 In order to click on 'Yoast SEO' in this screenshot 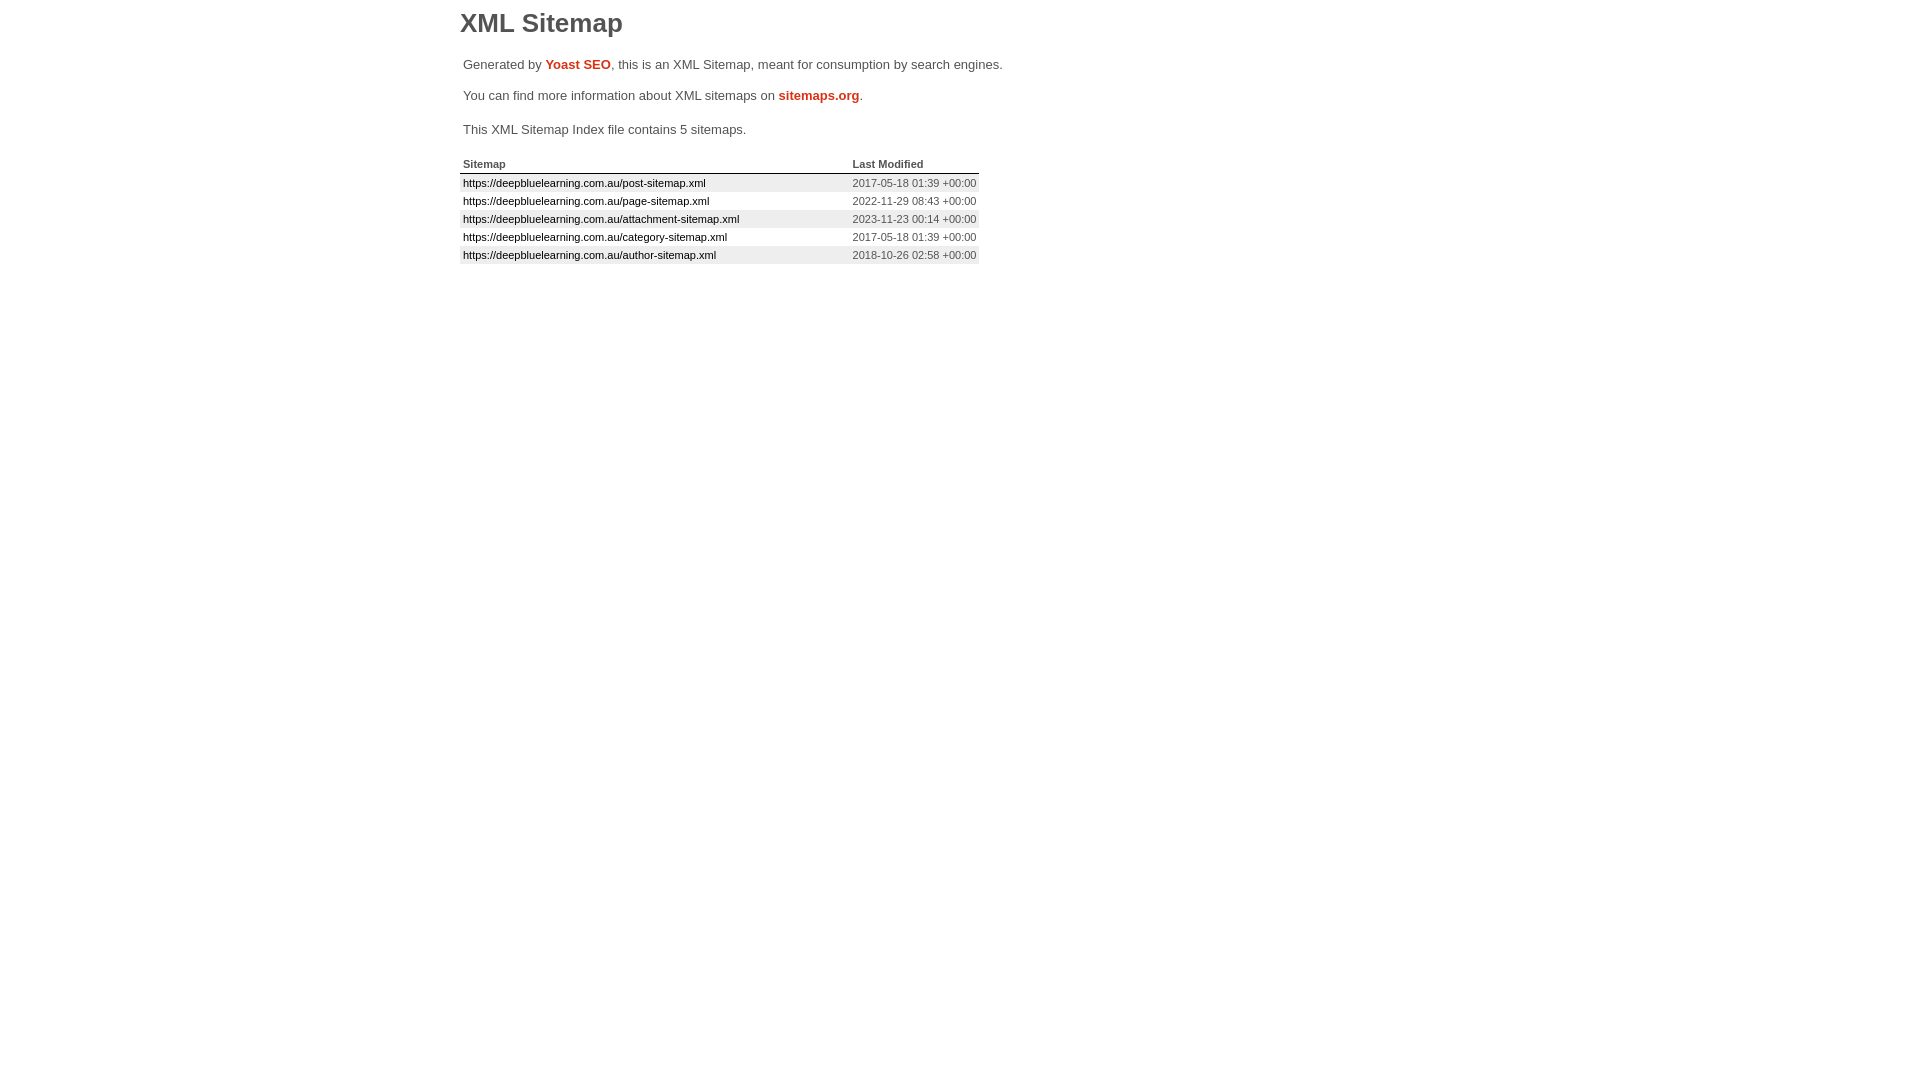, I will do `click(545, 63)`.